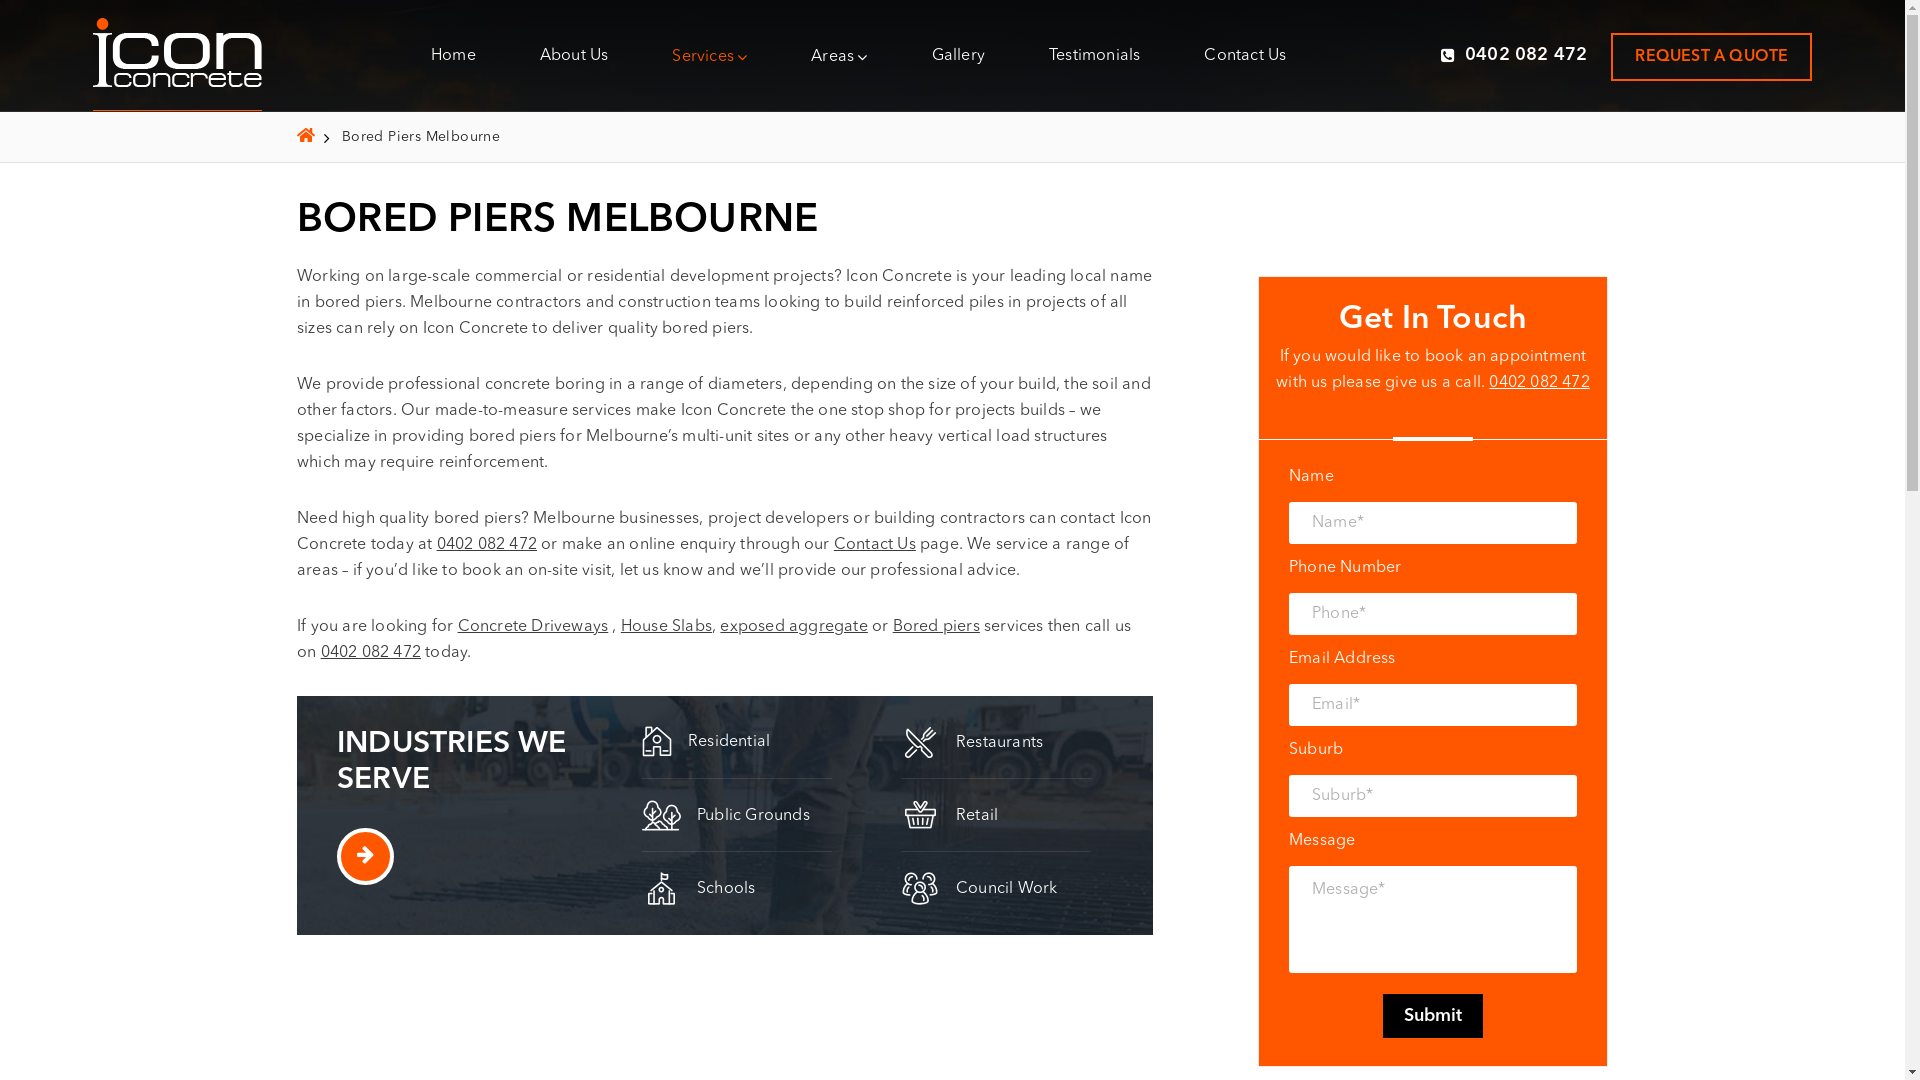 Image resolution: width=1920 pixels, height=1080 pixels. What do you see at coordinates (935, 626) in the screenshot?
I see `'Bored piers'` at bounding box center [935, 626].